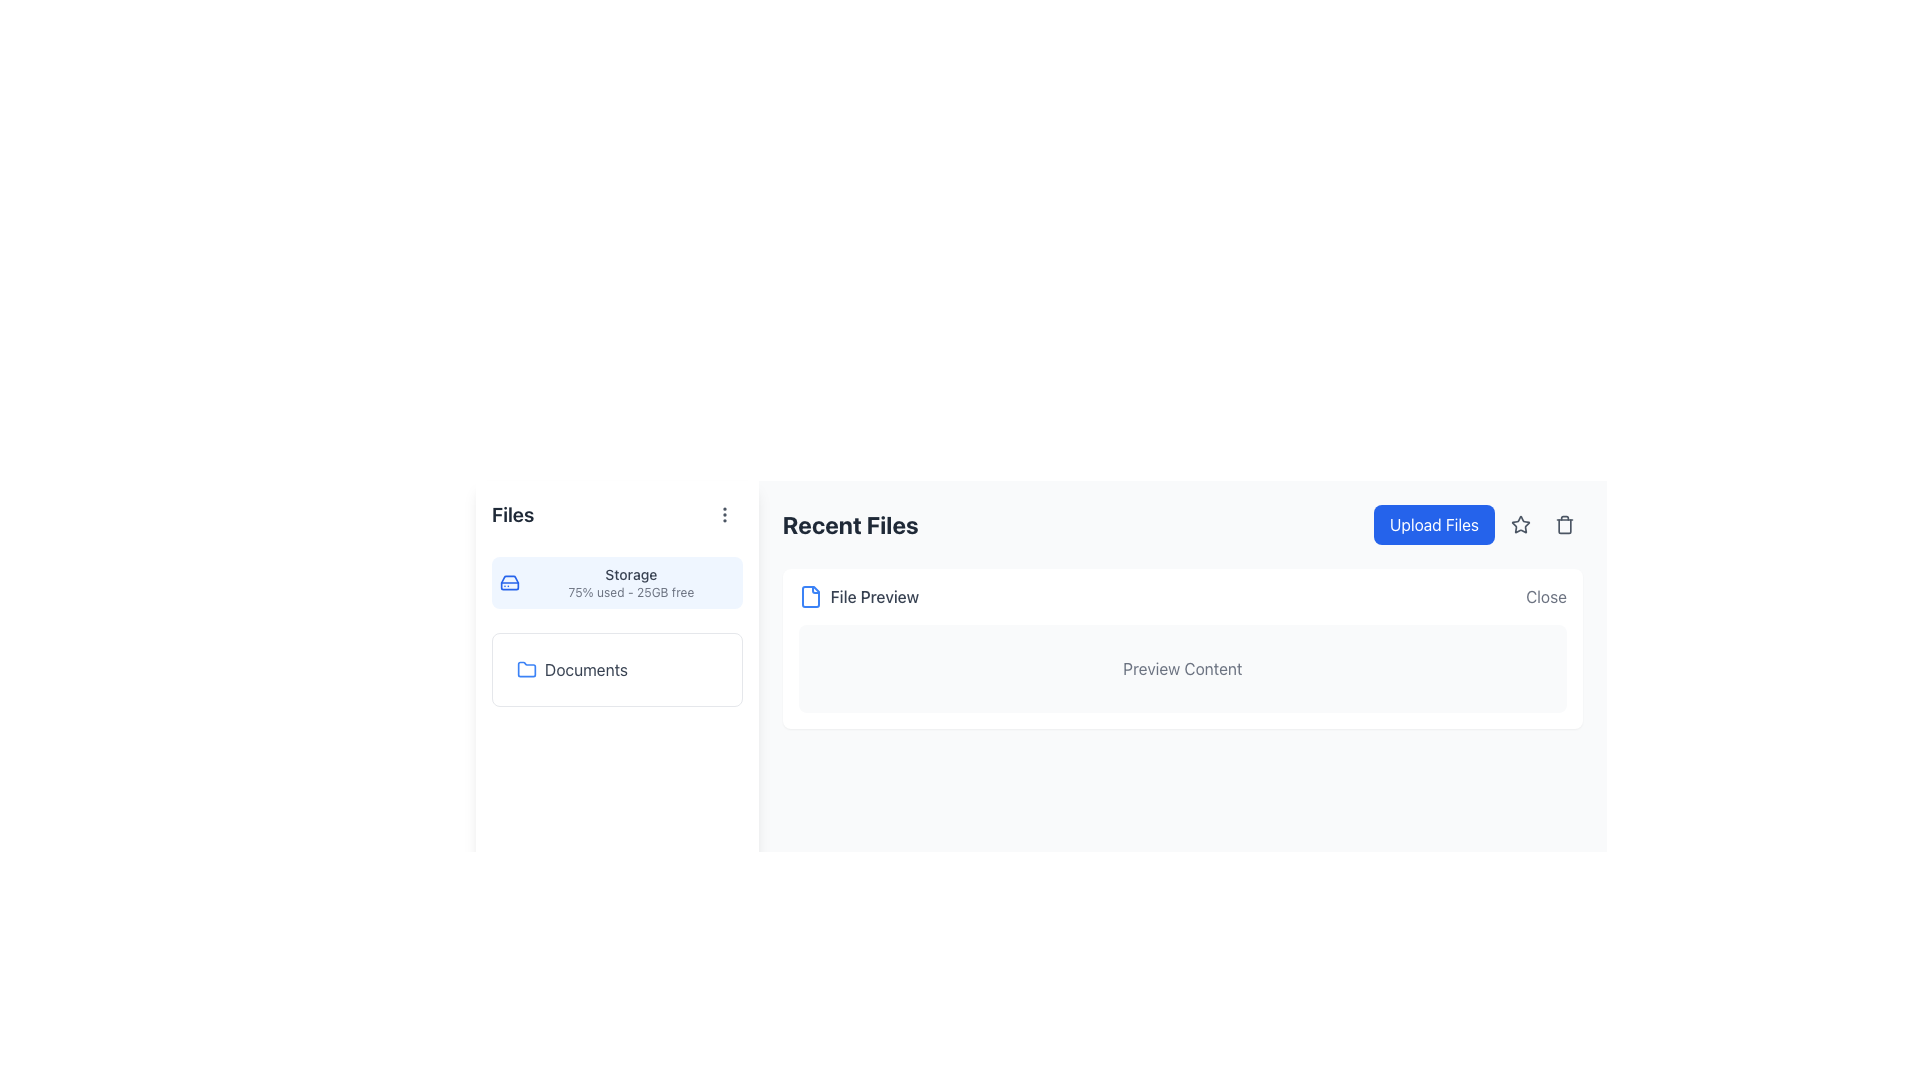 Image resolution: width=1920 pixels, height=1080 pixels. I want to click on the Text label that describes storage-related information within the 'Files' panel, positioned above '75% used - 25GB free', so click(630, 574).